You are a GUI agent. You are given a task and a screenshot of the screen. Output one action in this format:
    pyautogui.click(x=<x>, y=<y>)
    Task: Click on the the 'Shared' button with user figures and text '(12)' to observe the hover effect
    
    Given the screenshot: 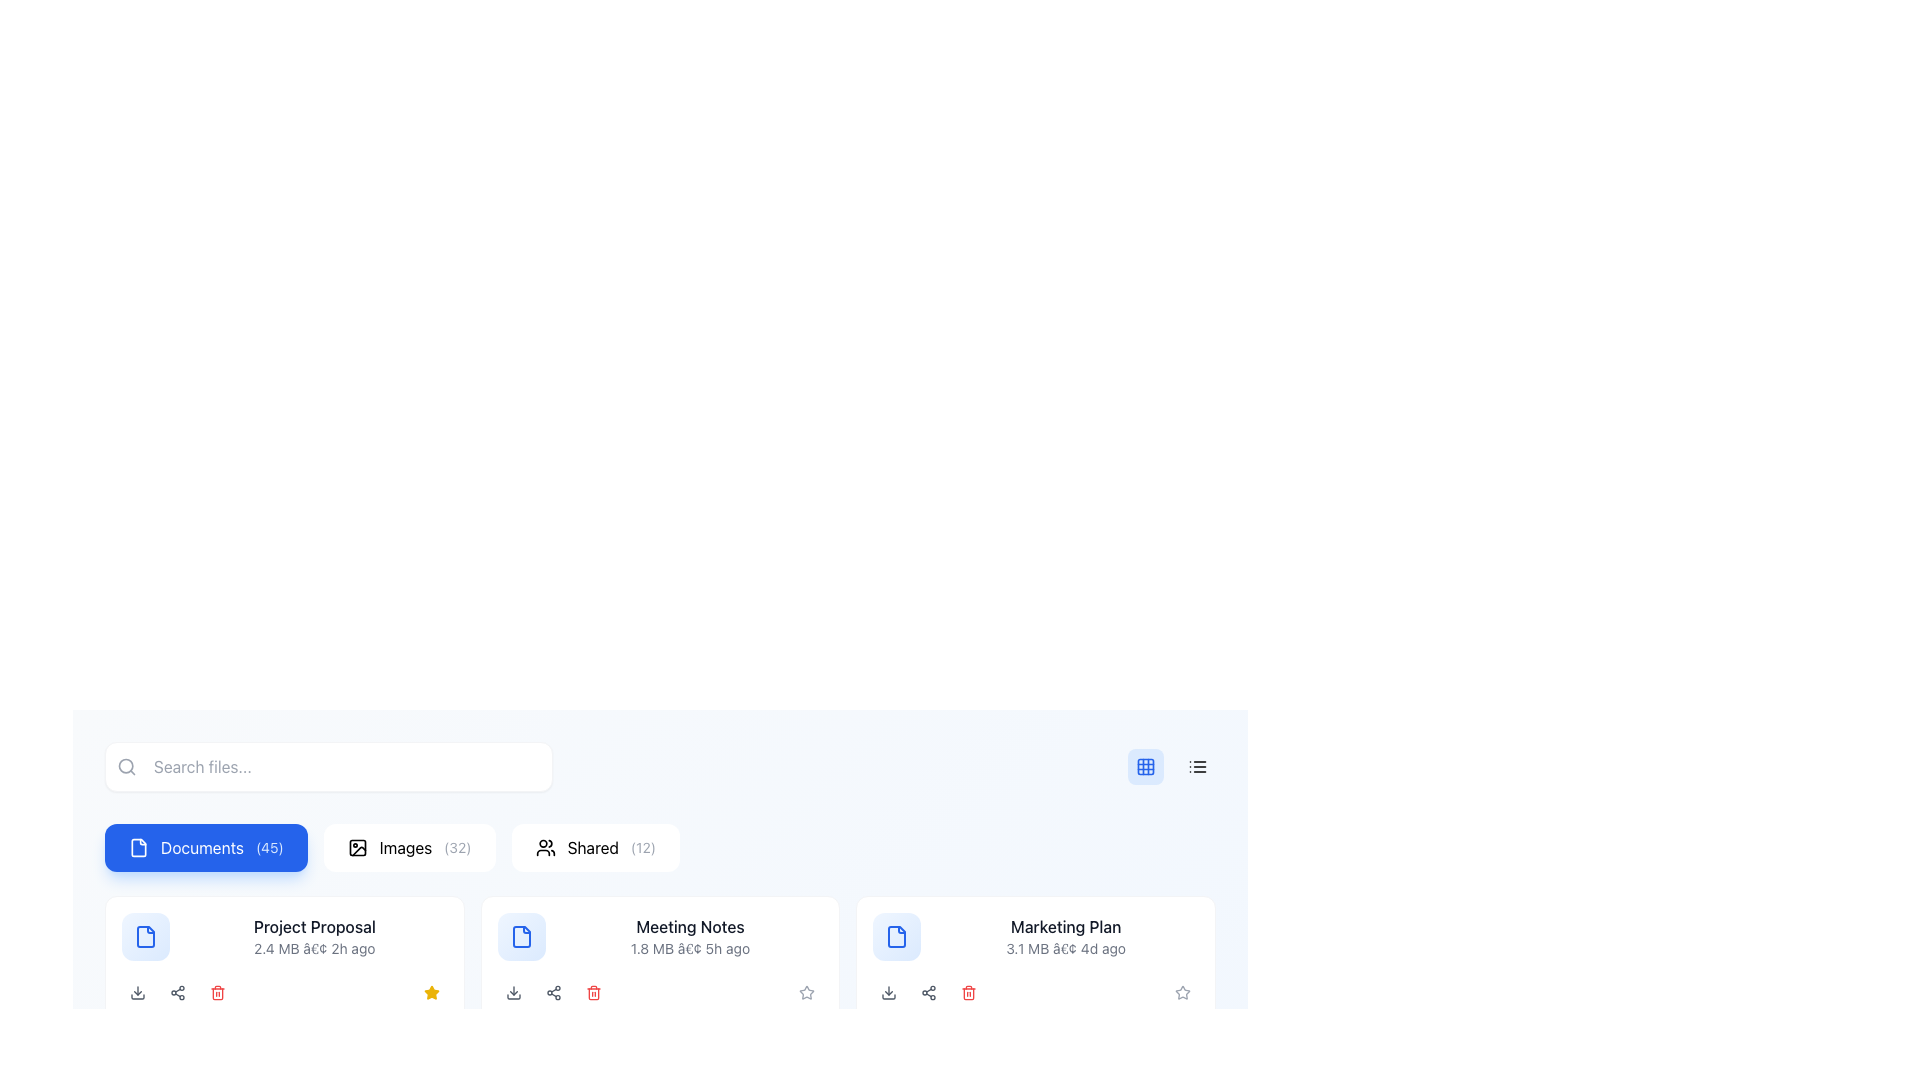 What is the action you would take?
    pyautogui.click(x=594, y=848)
    